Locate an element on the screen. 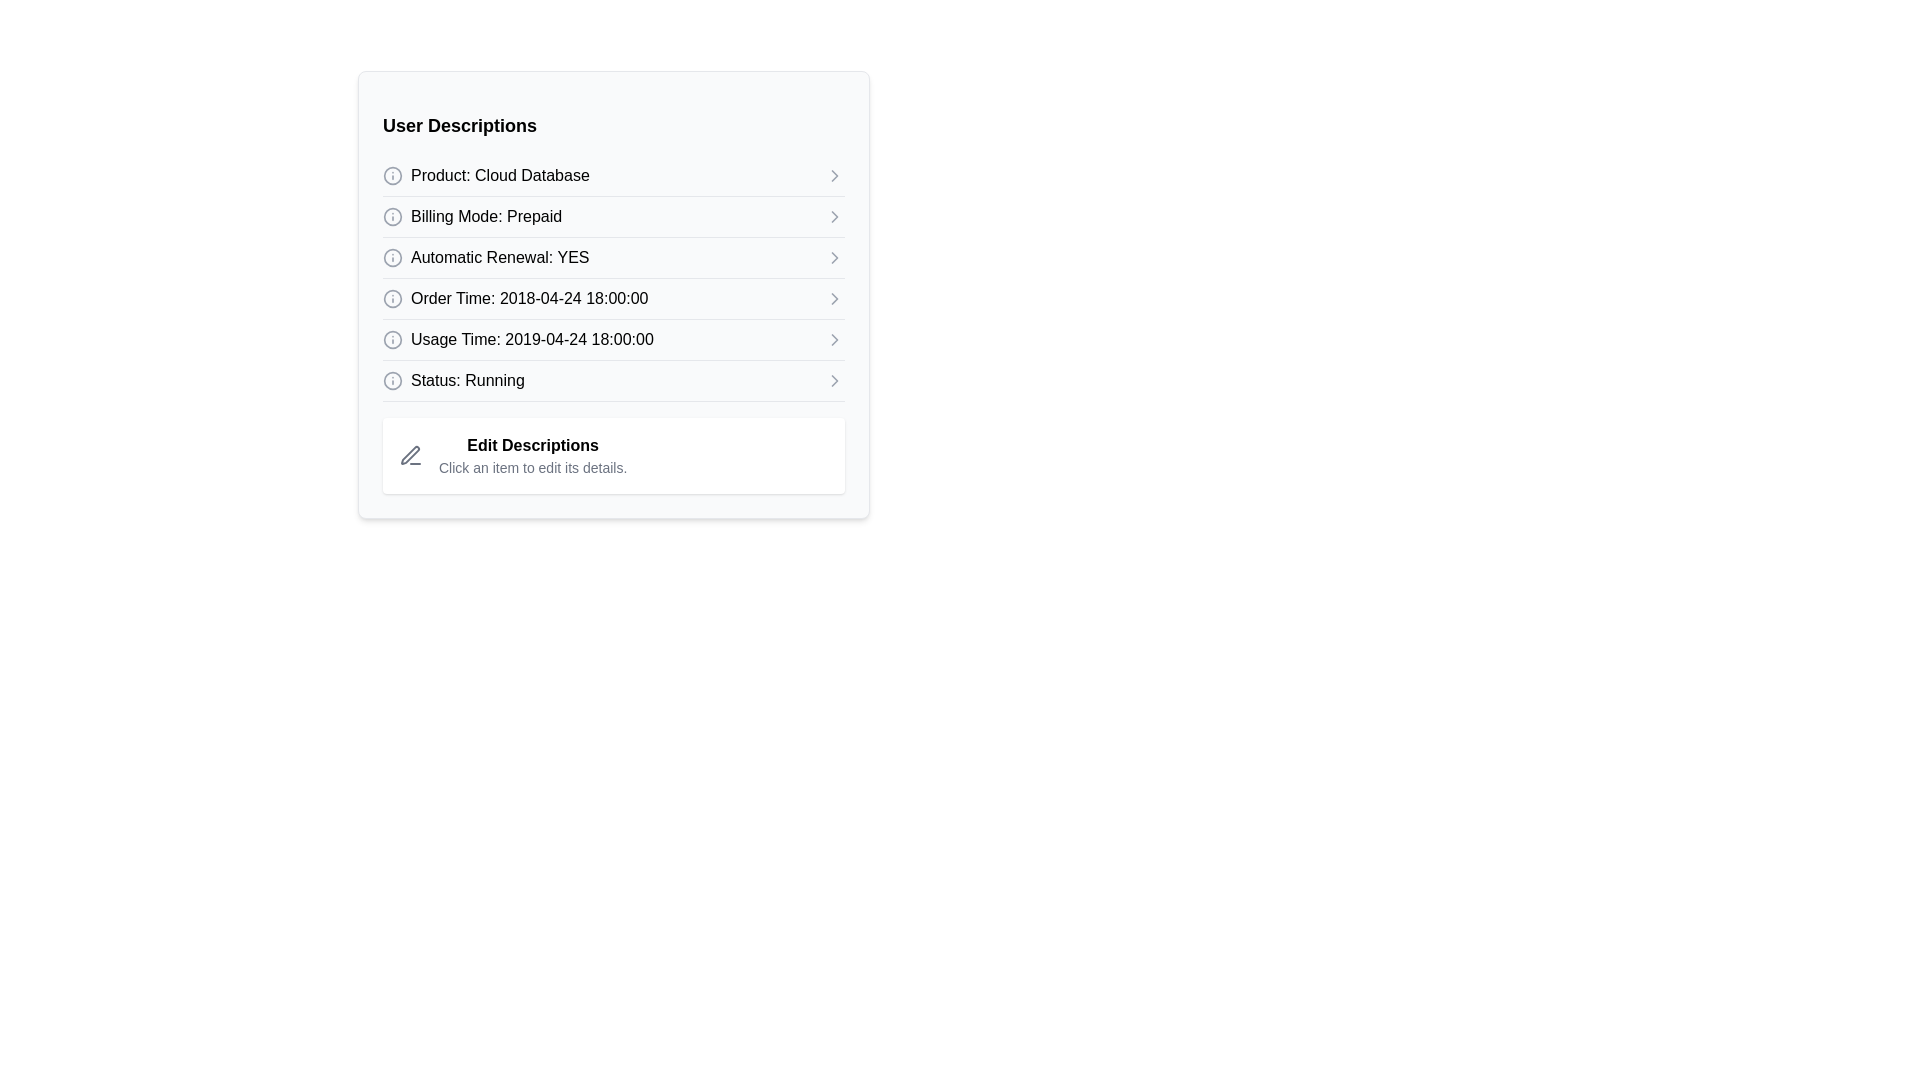 The height and width of the screenshot is (1080, 1920). the small grayish arrow icon located at the center of the rightward-pointing chevron group beside the 'Automatic Renewal: YES' text is located at coordinates (835, 257).